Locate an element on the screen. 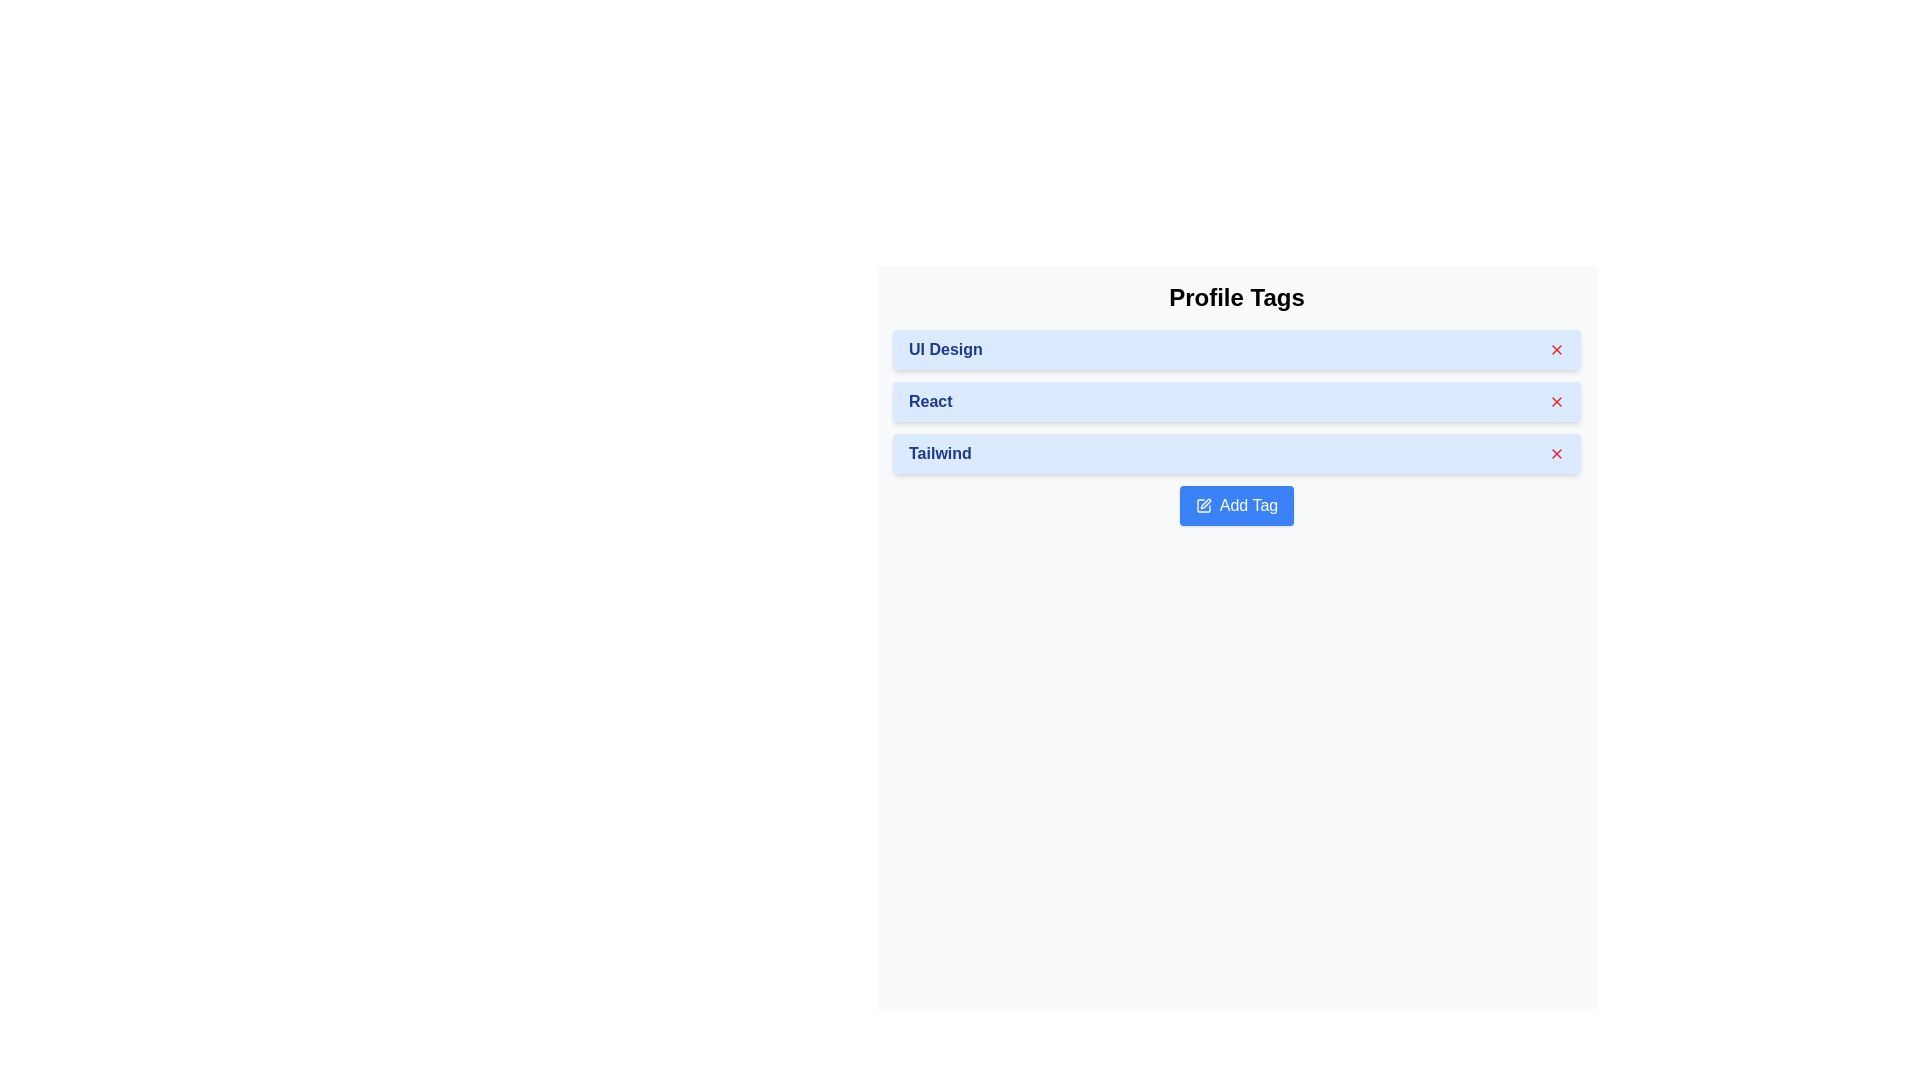  the pen icon on the left side of the 'Add Tag' button, which serves as a visual indicator for adding or creating tags is located at coordinates (1202, 504).